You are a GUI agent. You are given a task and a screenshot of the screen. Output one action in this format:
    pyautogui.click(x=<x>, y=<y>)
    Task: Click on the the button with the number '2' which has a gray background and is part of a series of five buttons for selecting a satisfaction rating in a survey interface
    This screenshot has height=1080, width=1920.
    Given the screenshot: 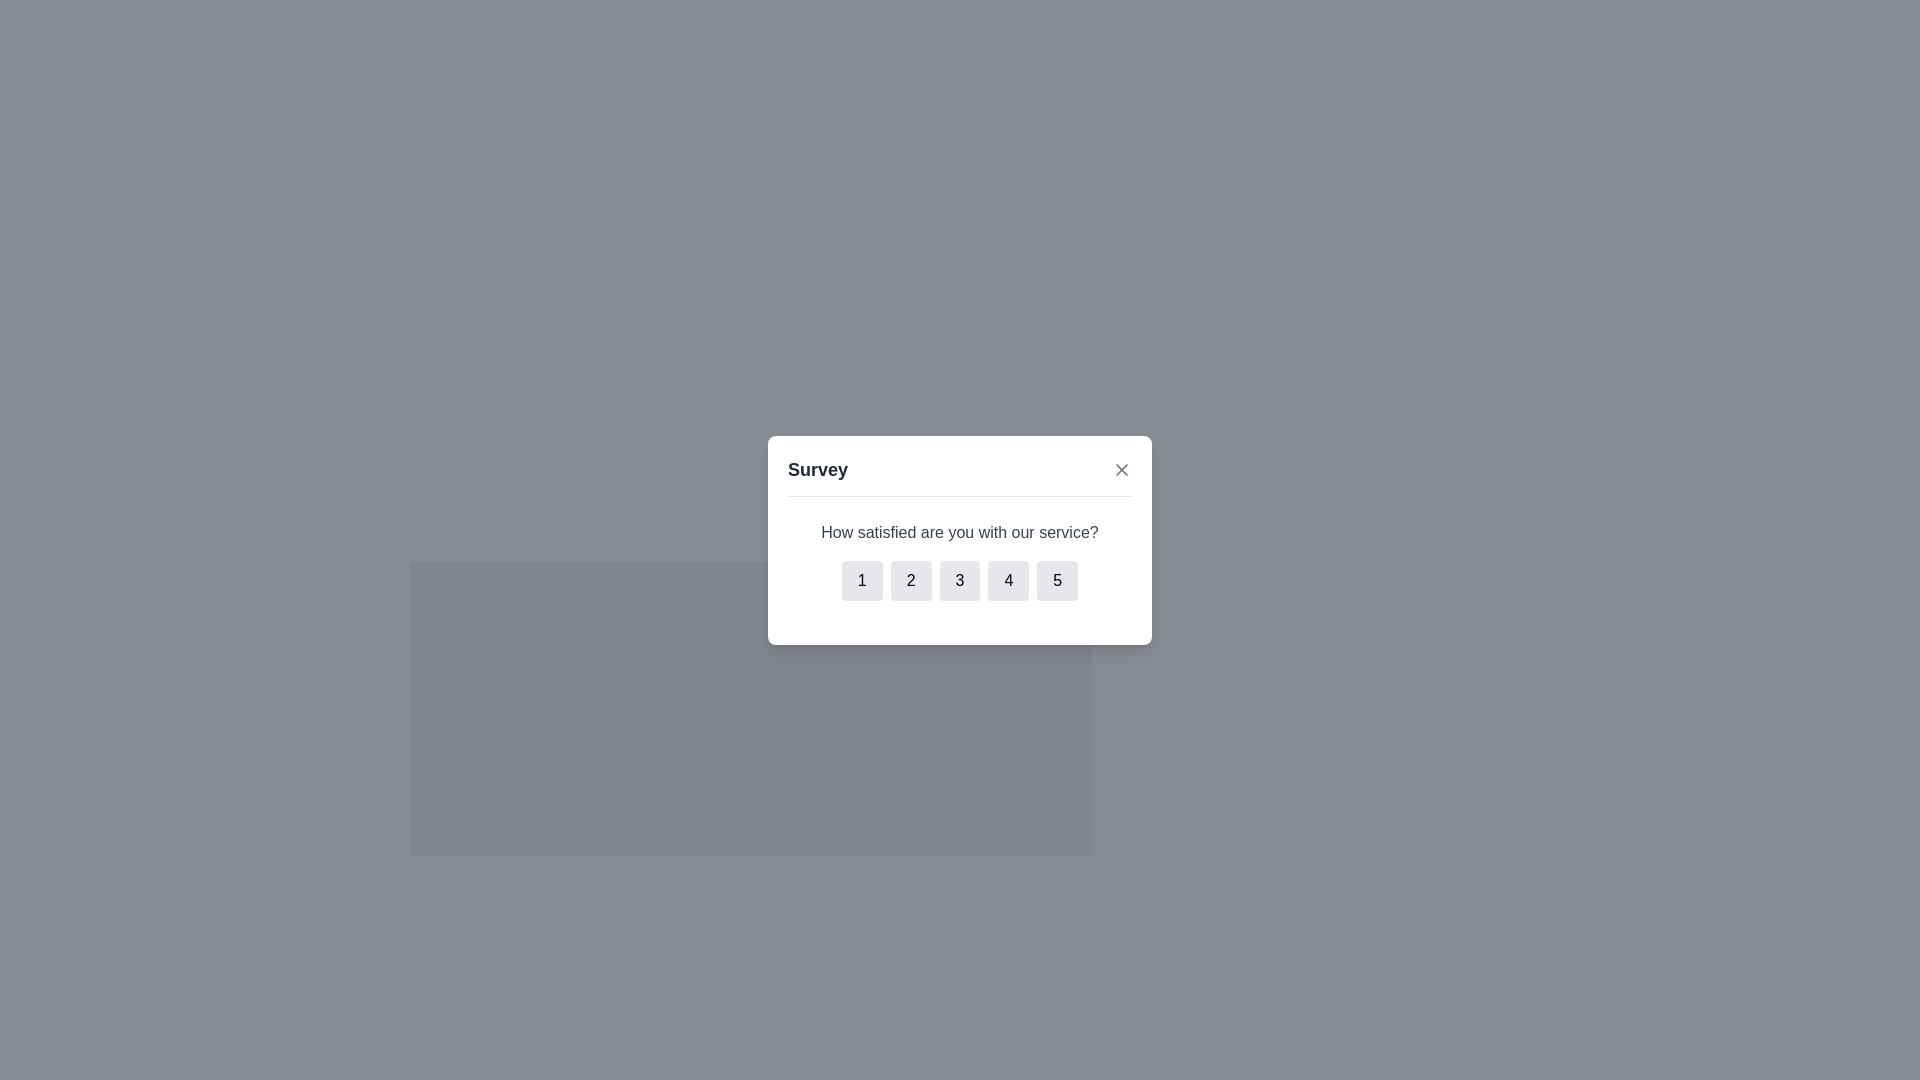 What is the action you would take?
    pyautogui.click(x=910, y=580)
    